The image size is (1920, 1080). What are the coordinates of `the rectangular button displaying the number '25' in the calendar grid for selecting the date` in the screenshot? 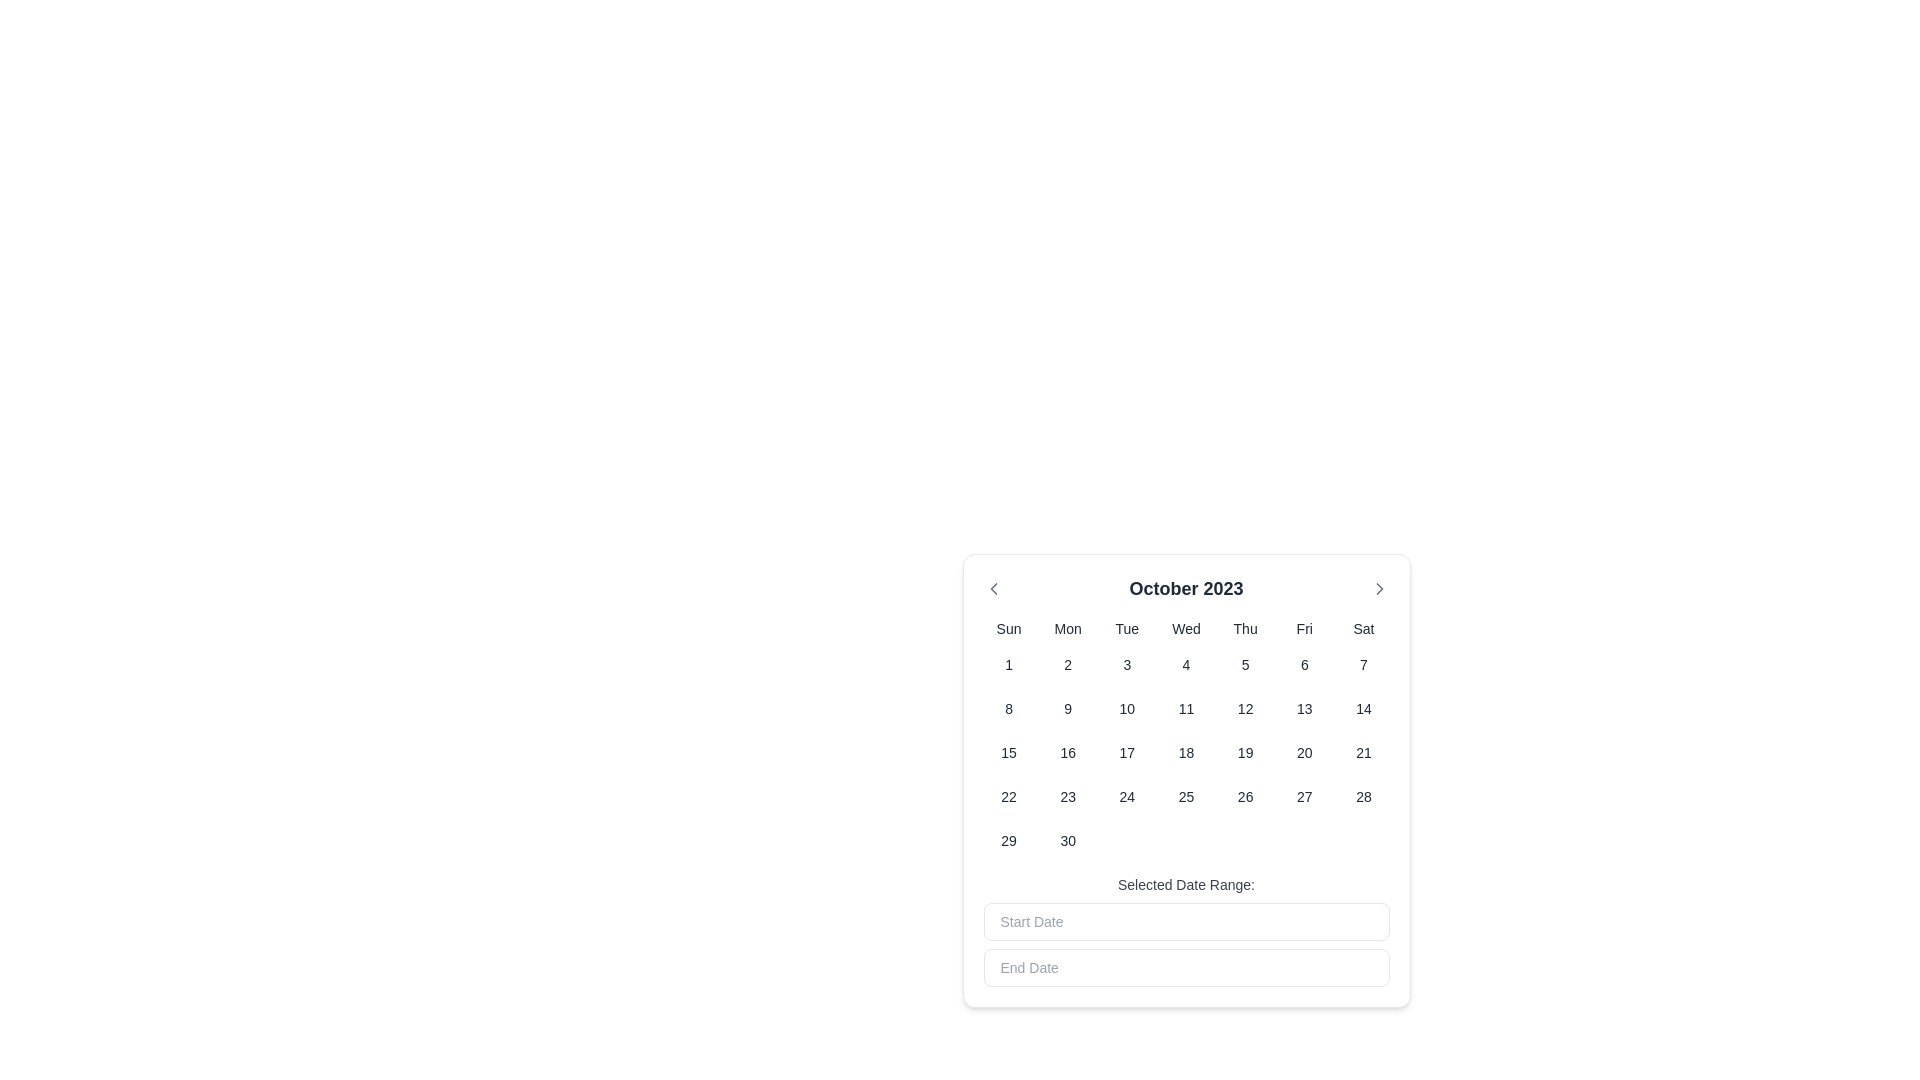 It's located at (1186, 796).